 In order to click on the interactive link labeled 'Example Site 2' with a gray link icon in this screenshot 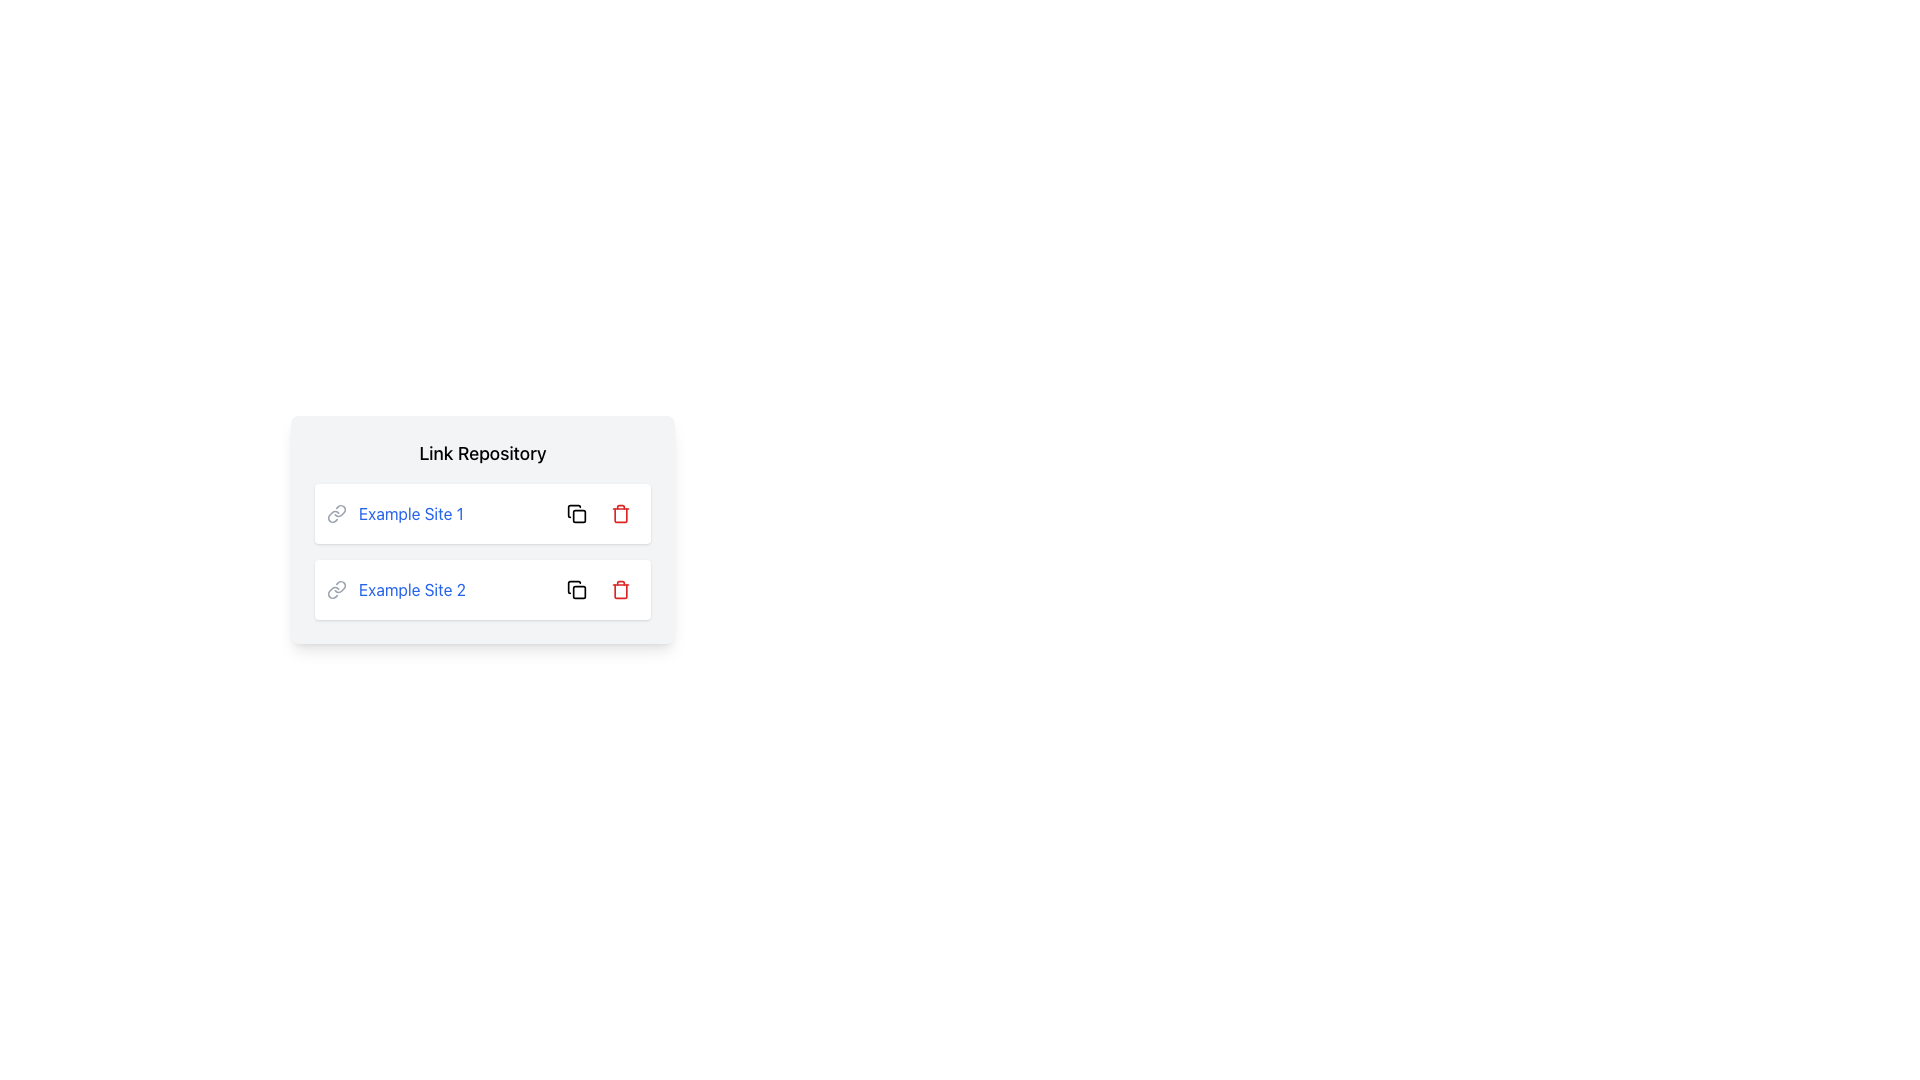, I will do `click(396, 589)`.